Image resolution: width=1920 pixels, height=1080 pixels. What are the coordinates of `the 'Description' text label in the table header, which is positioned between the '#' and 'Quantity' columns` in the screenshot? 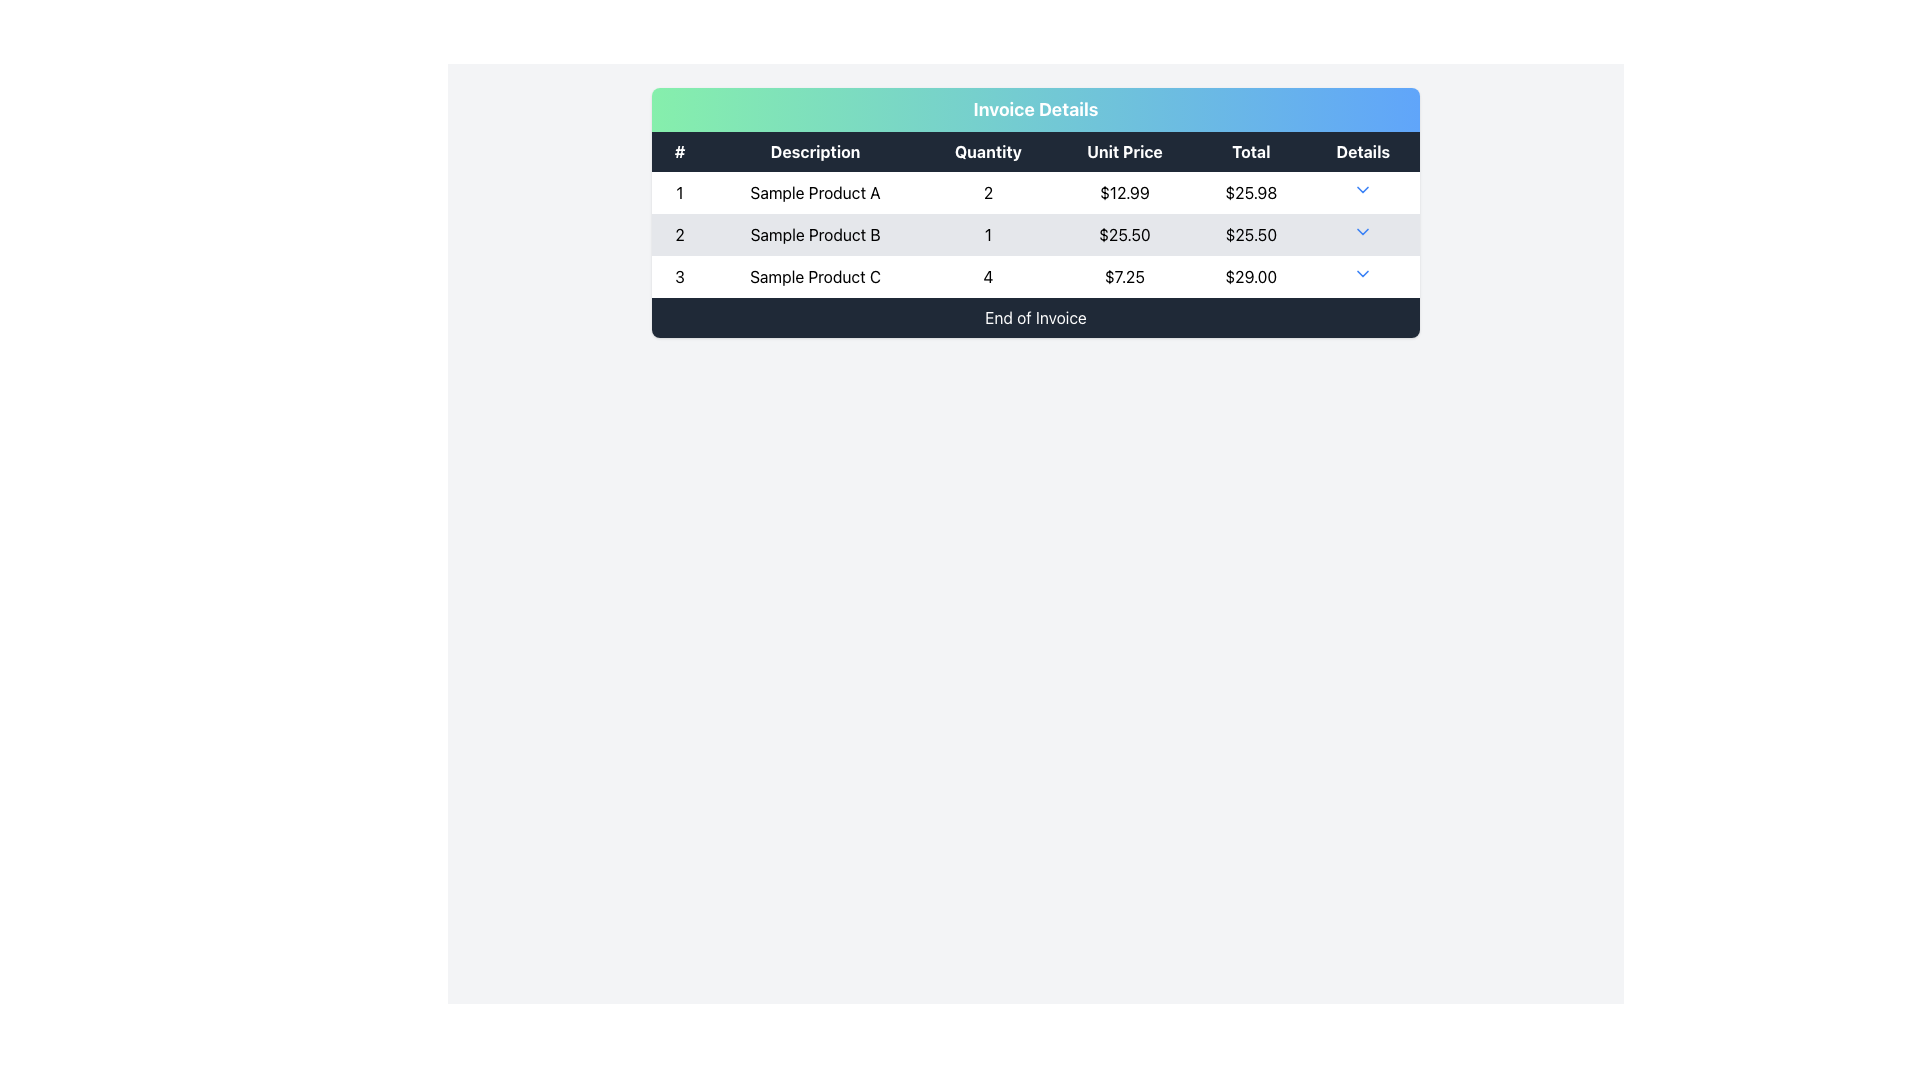 It's located at (815, 150).